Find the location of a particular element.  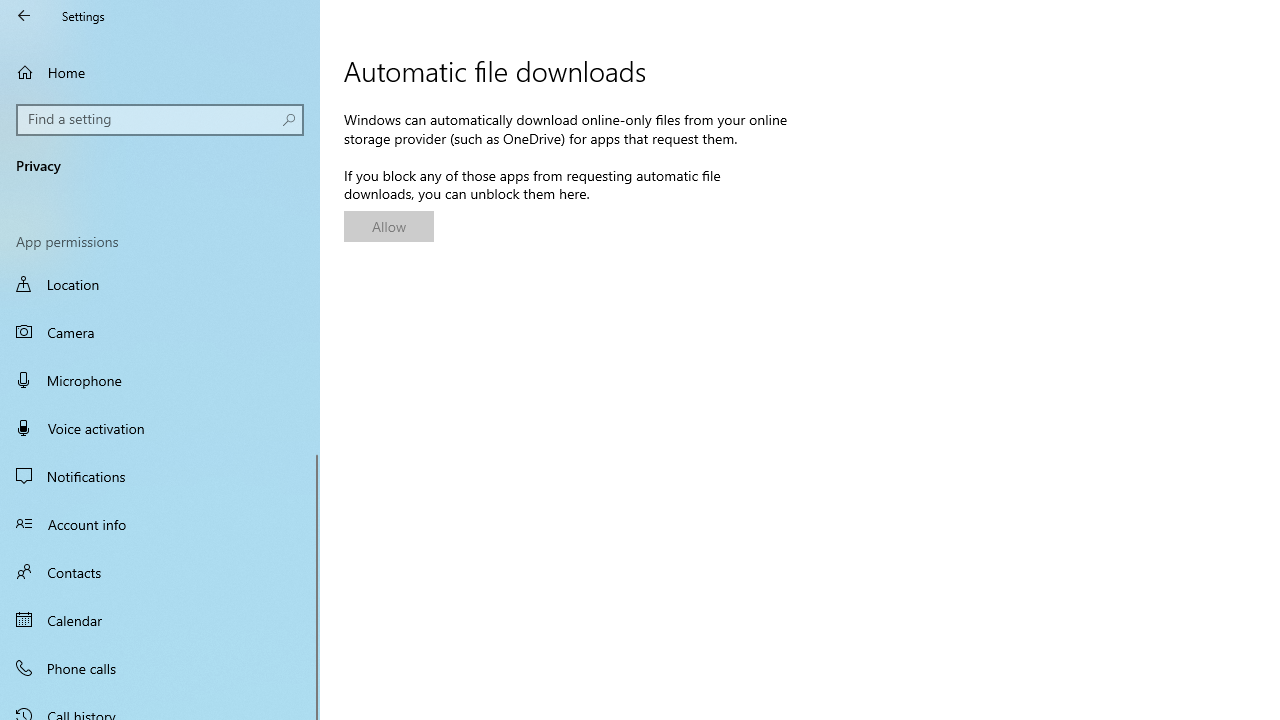

'Voice activation' is located at coordinates (160, 427).